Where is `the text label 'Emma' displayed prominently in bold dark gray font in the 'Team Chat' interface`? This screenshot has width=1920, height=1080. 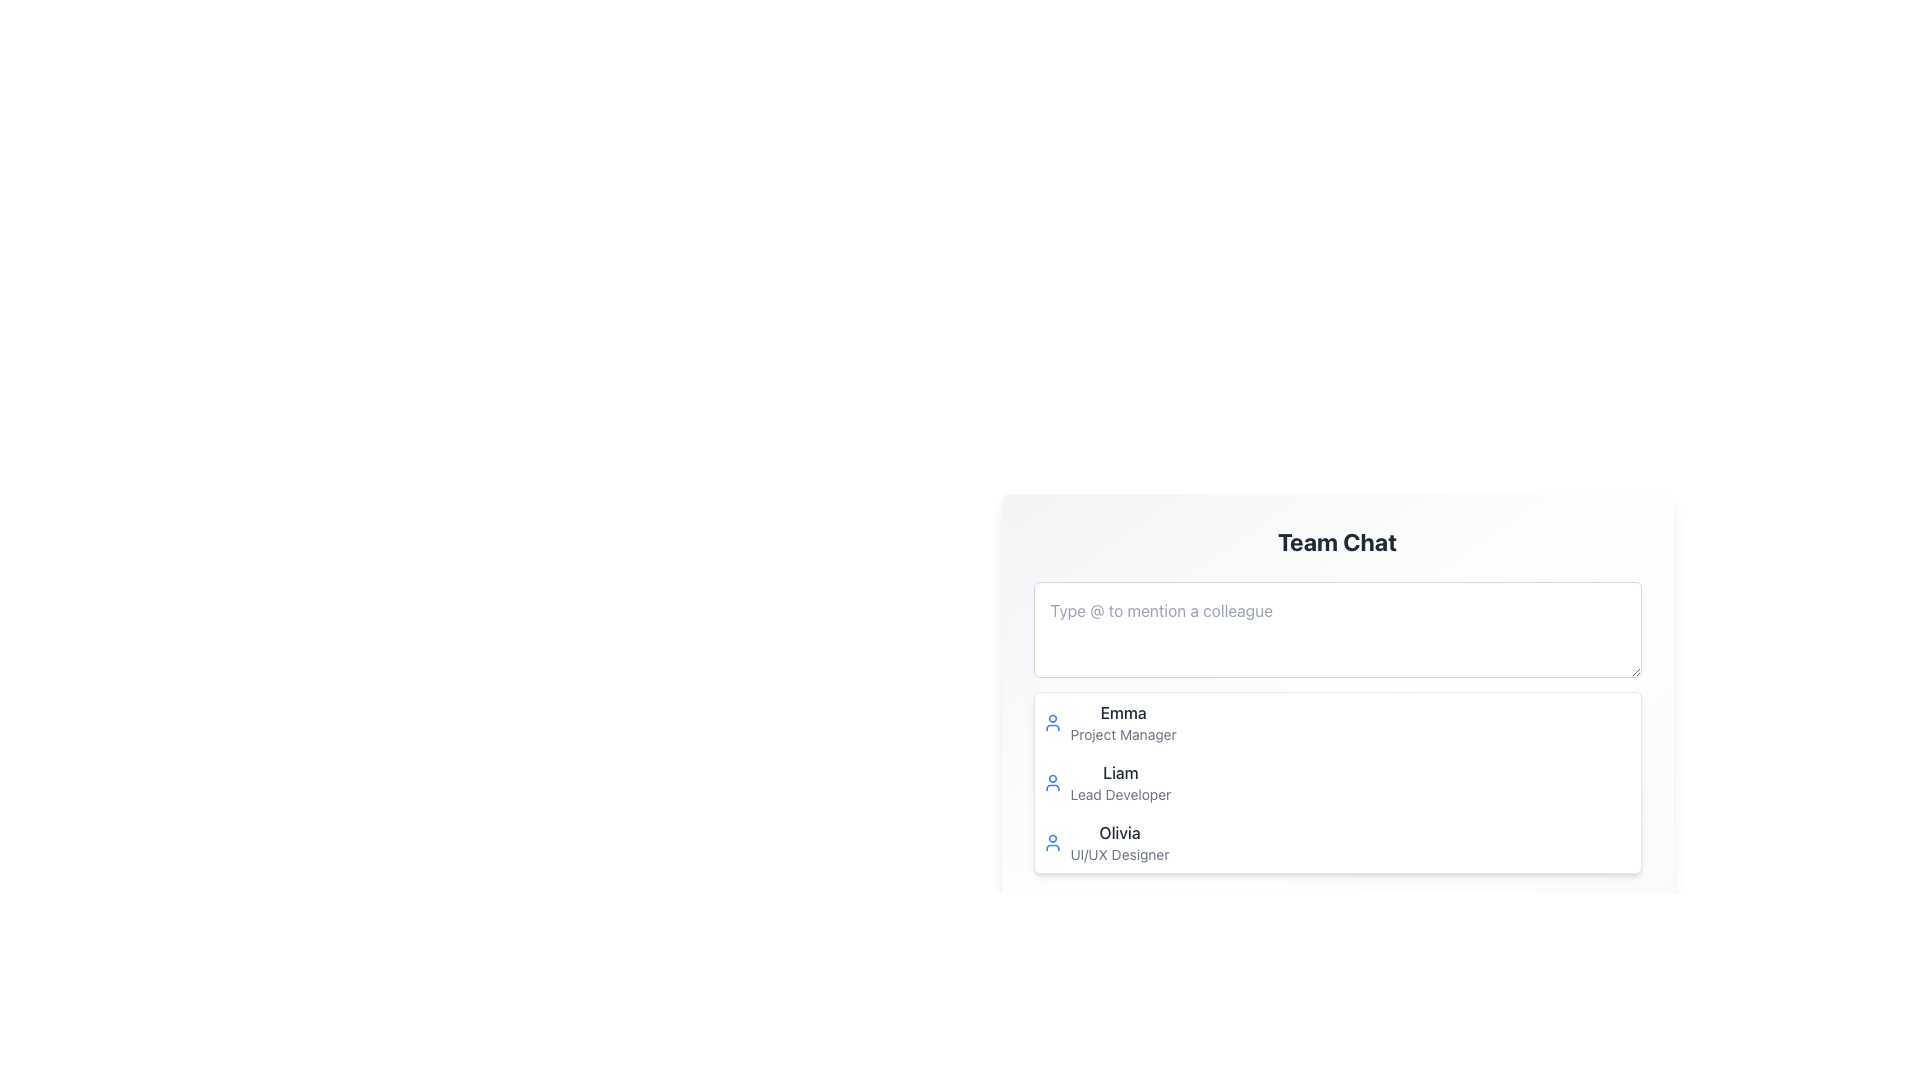 the text label 'Emma' displayed prominently in bold dark gray font in the 'Team Chat' interface is located at coordinates (1123, 712).